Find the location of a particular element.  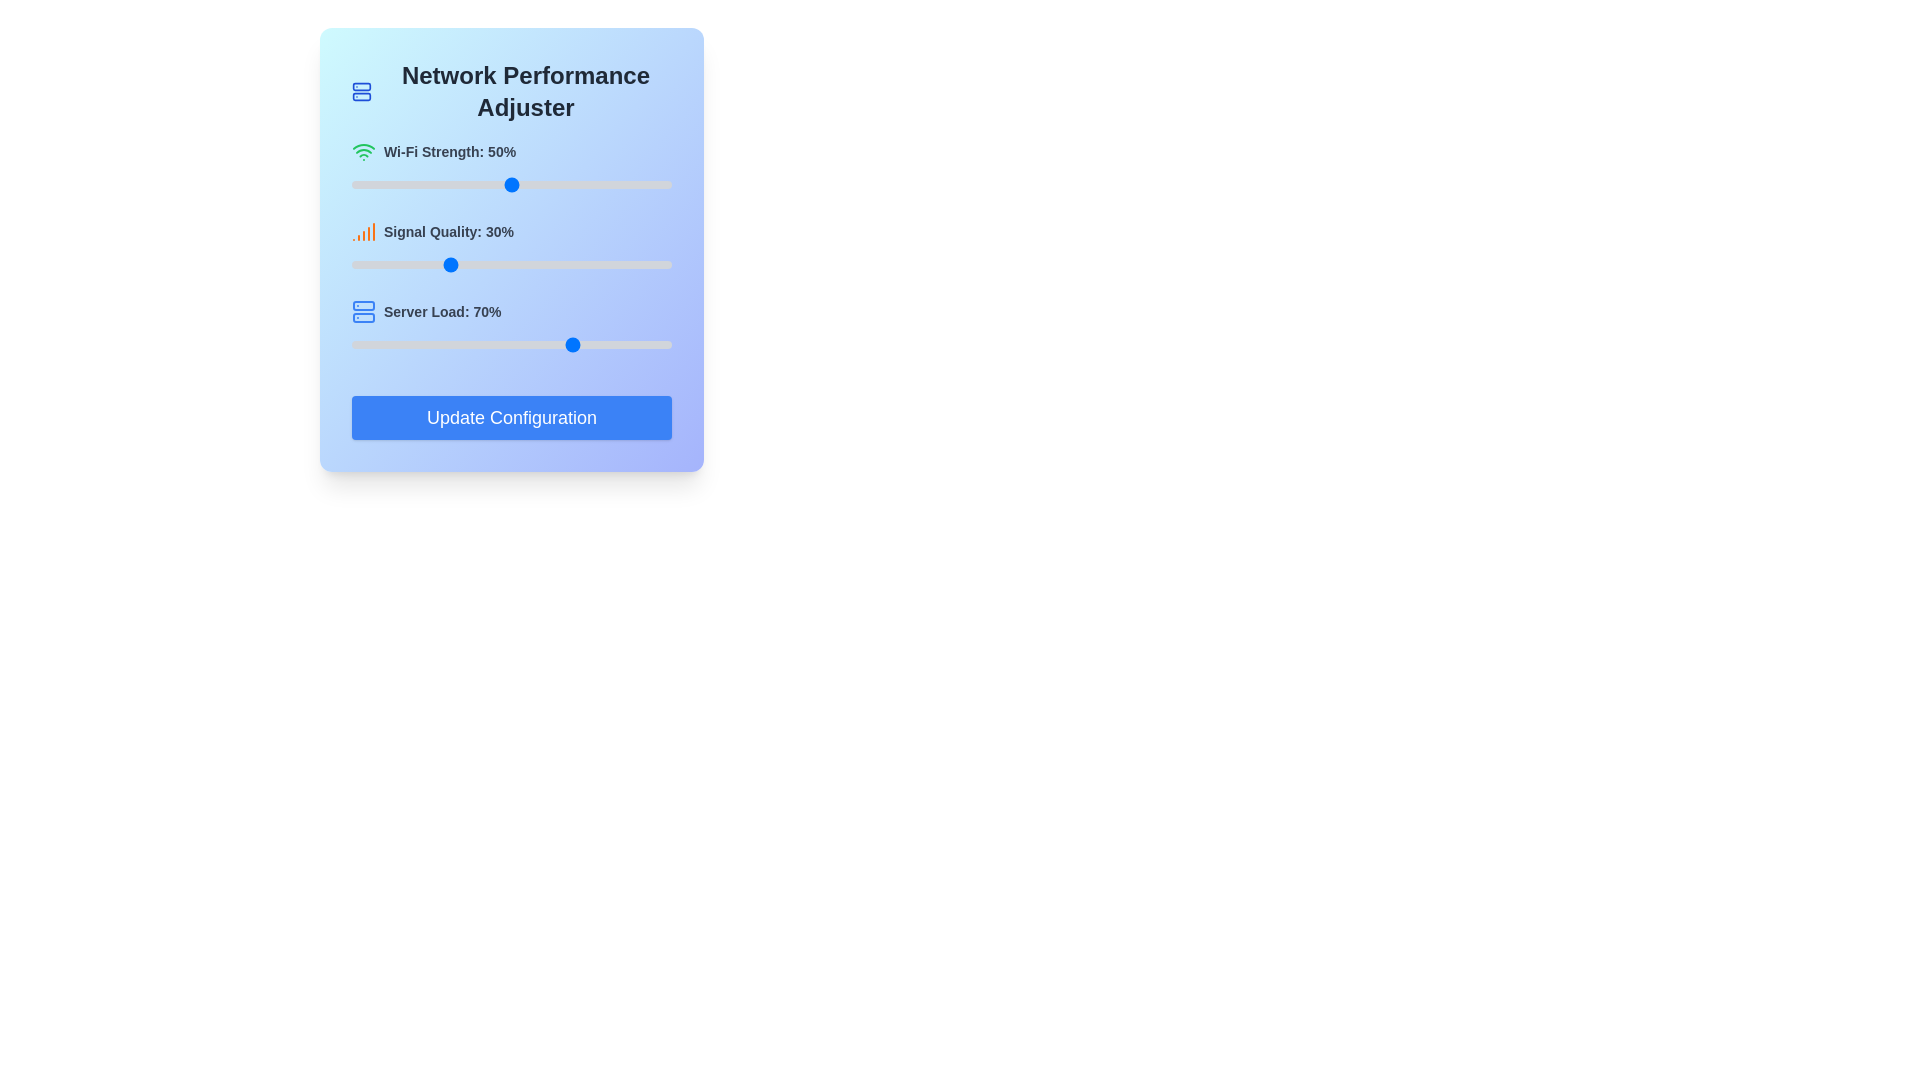

the Server Load slider is located at coordinates (547, 343).